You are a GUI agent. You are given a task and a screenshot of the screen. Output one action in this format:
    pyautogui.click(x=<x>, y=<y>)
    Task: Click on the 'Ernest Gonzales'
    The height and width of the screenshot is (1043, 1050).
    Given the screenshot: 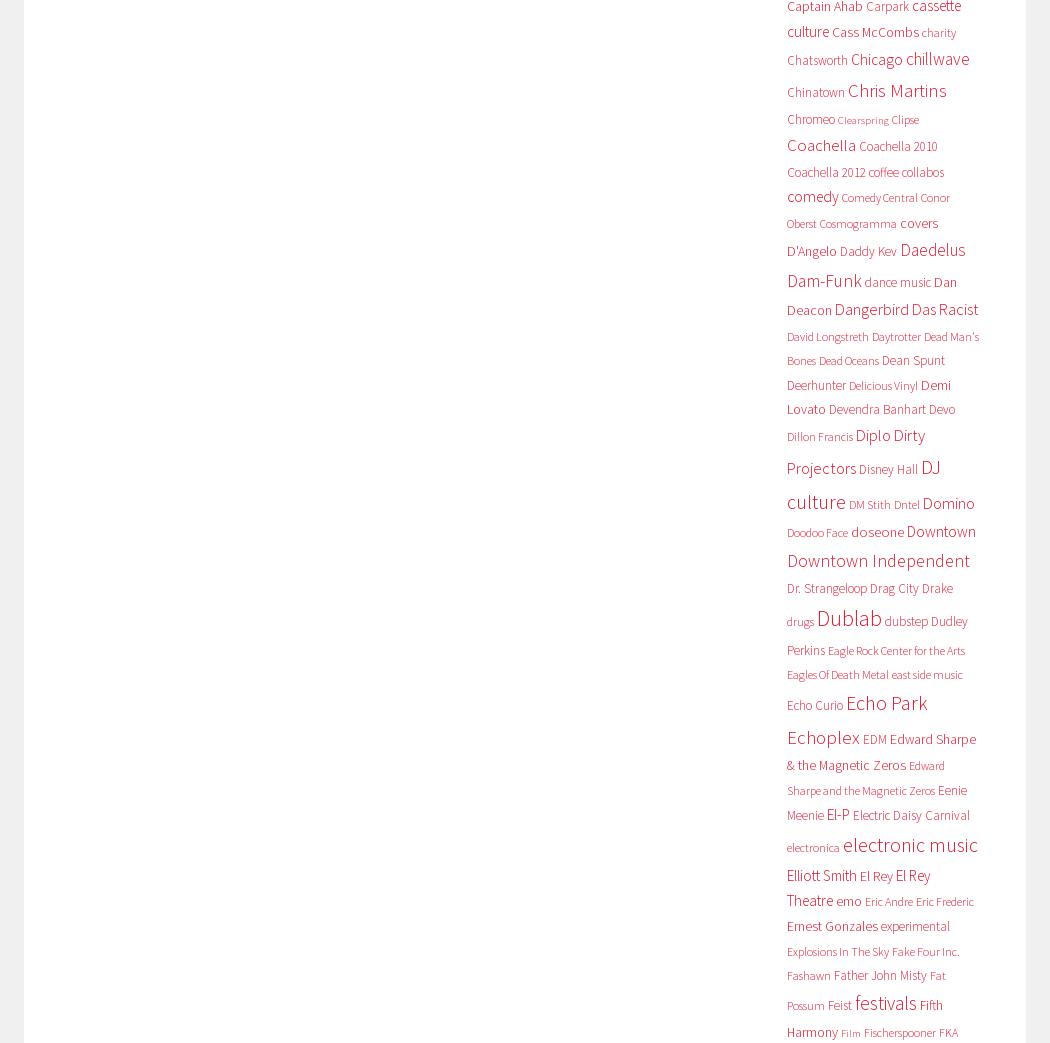 What is the action you would take?
    pyautogui.click(x=831, y=924)
    